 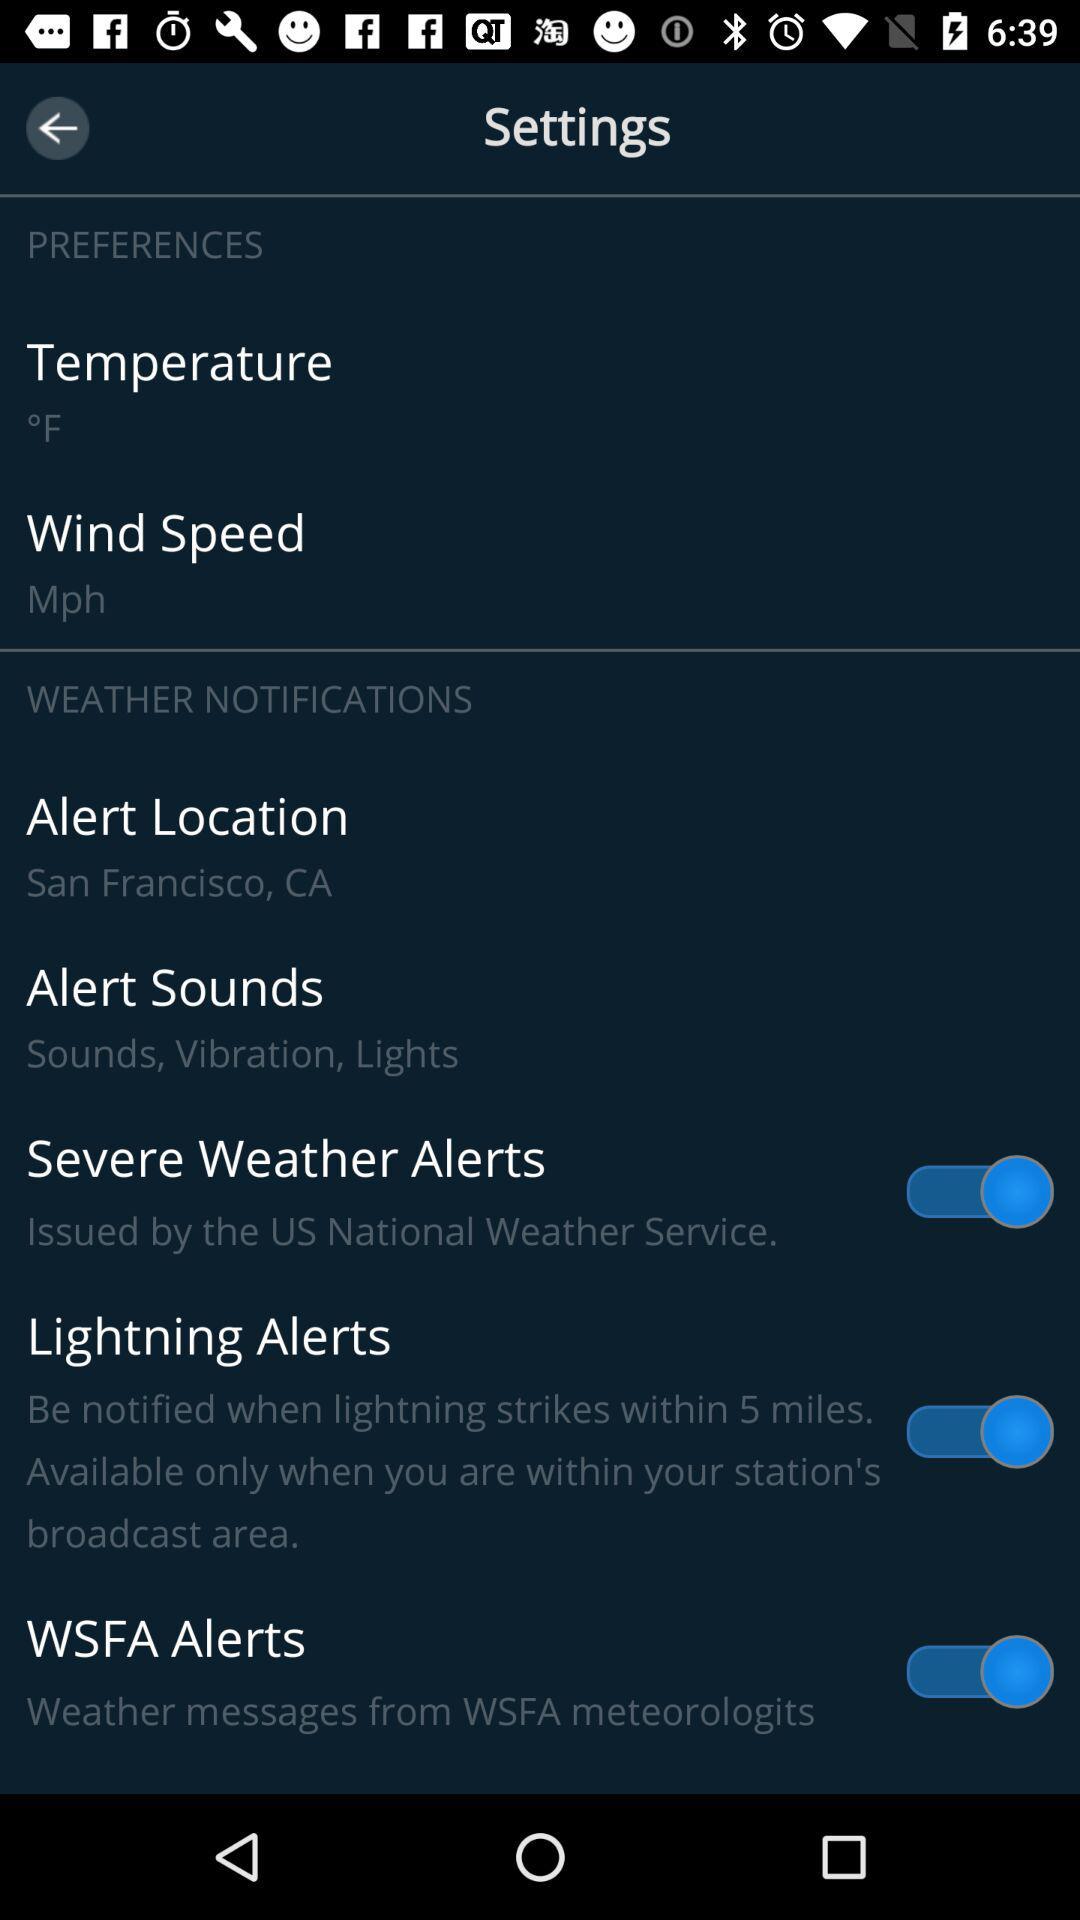 I want to click on the arrow_backward icon, so click(x=56, y=127).